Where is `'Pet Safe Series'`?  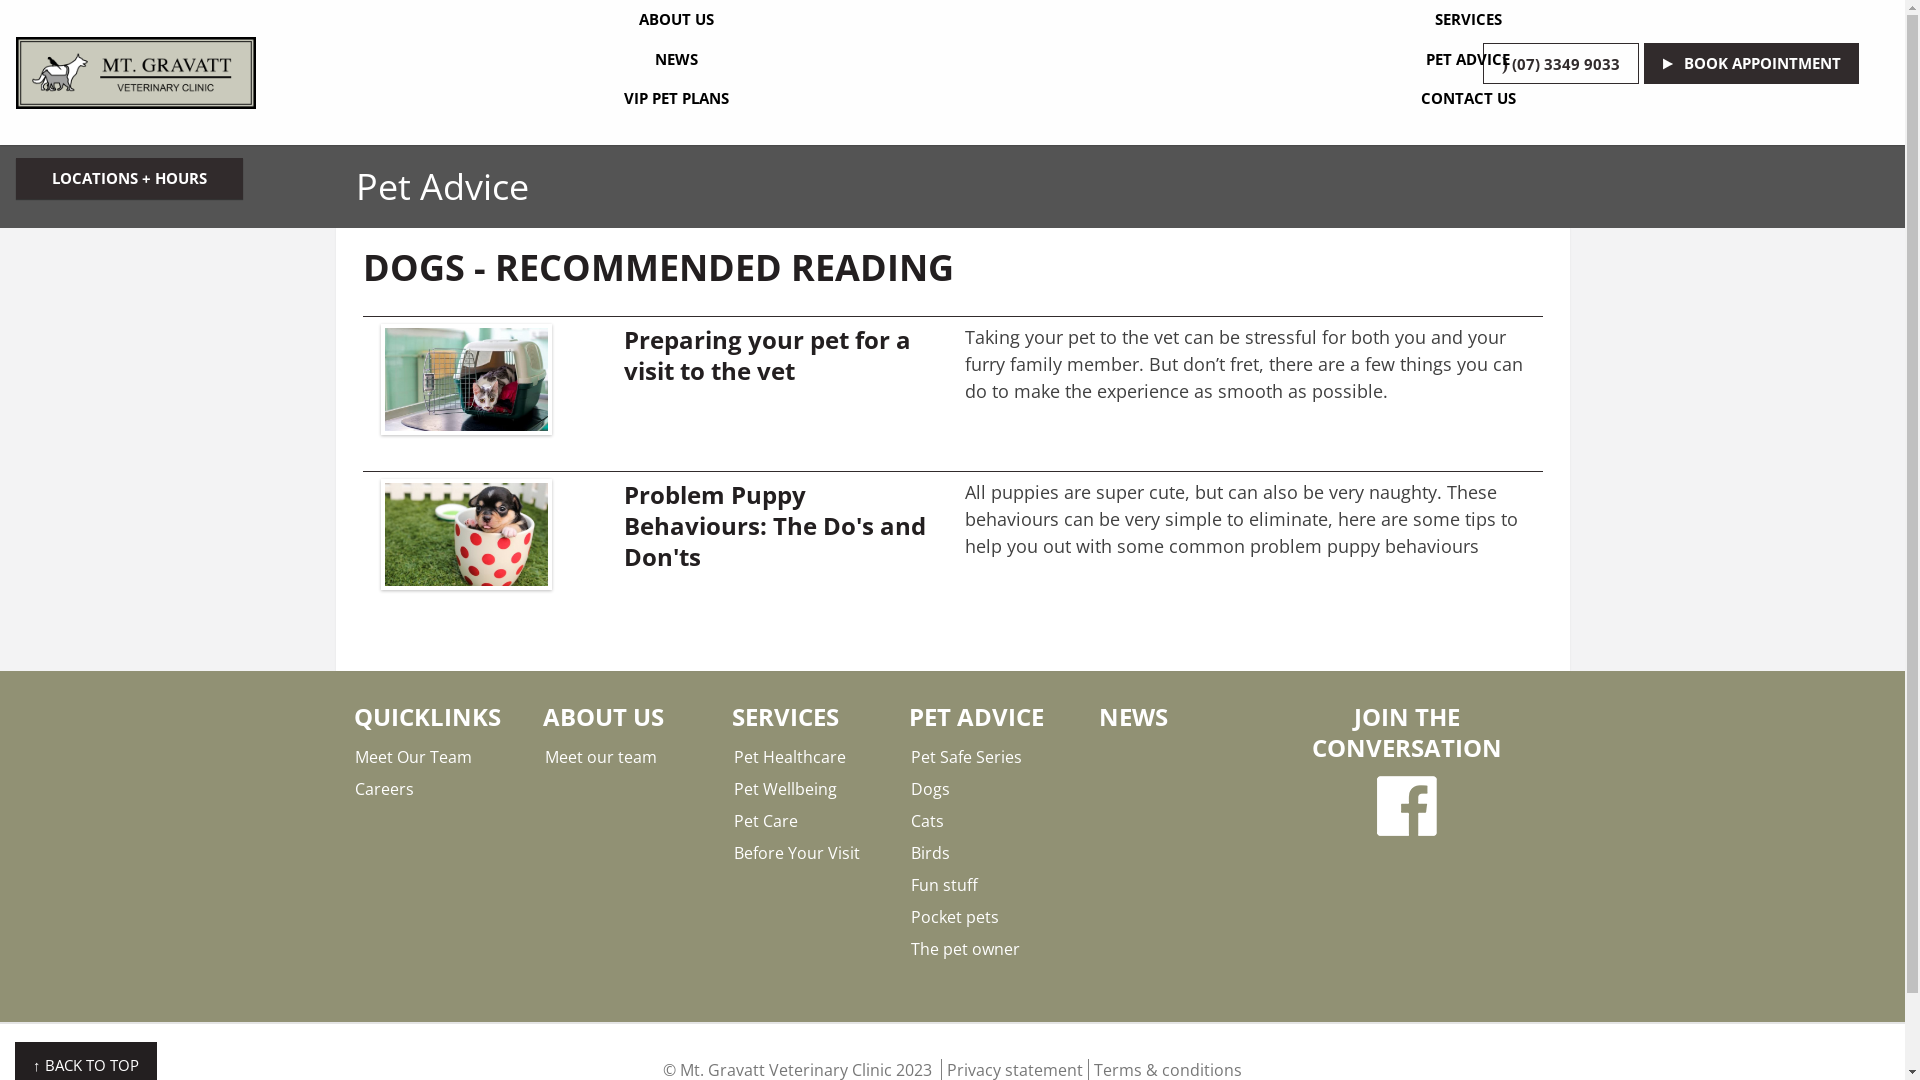
'Pet Safe Series' is located at coordinates (910, 756).